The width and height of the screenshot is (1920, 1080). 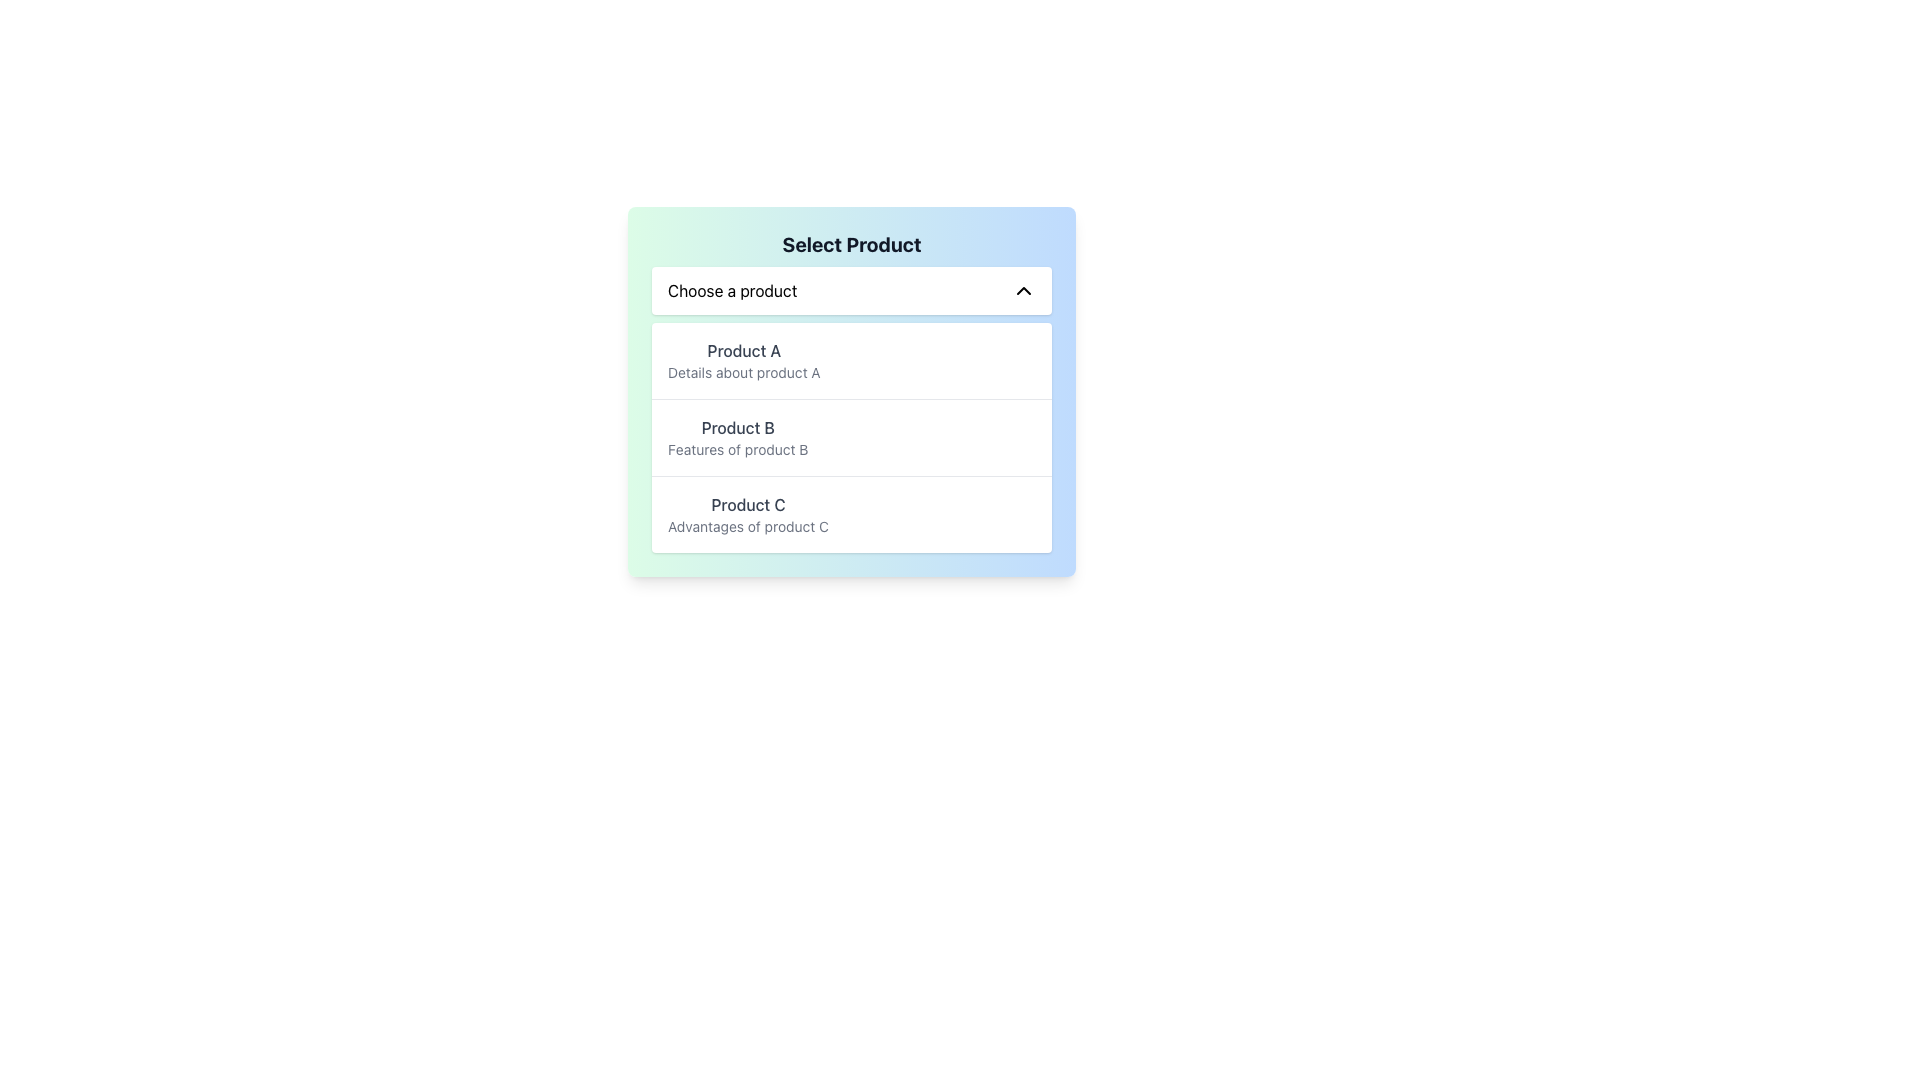 I want to click on the second selectable list item representing 'Product B' within the vertical list of options, so click(x=851, y=436).